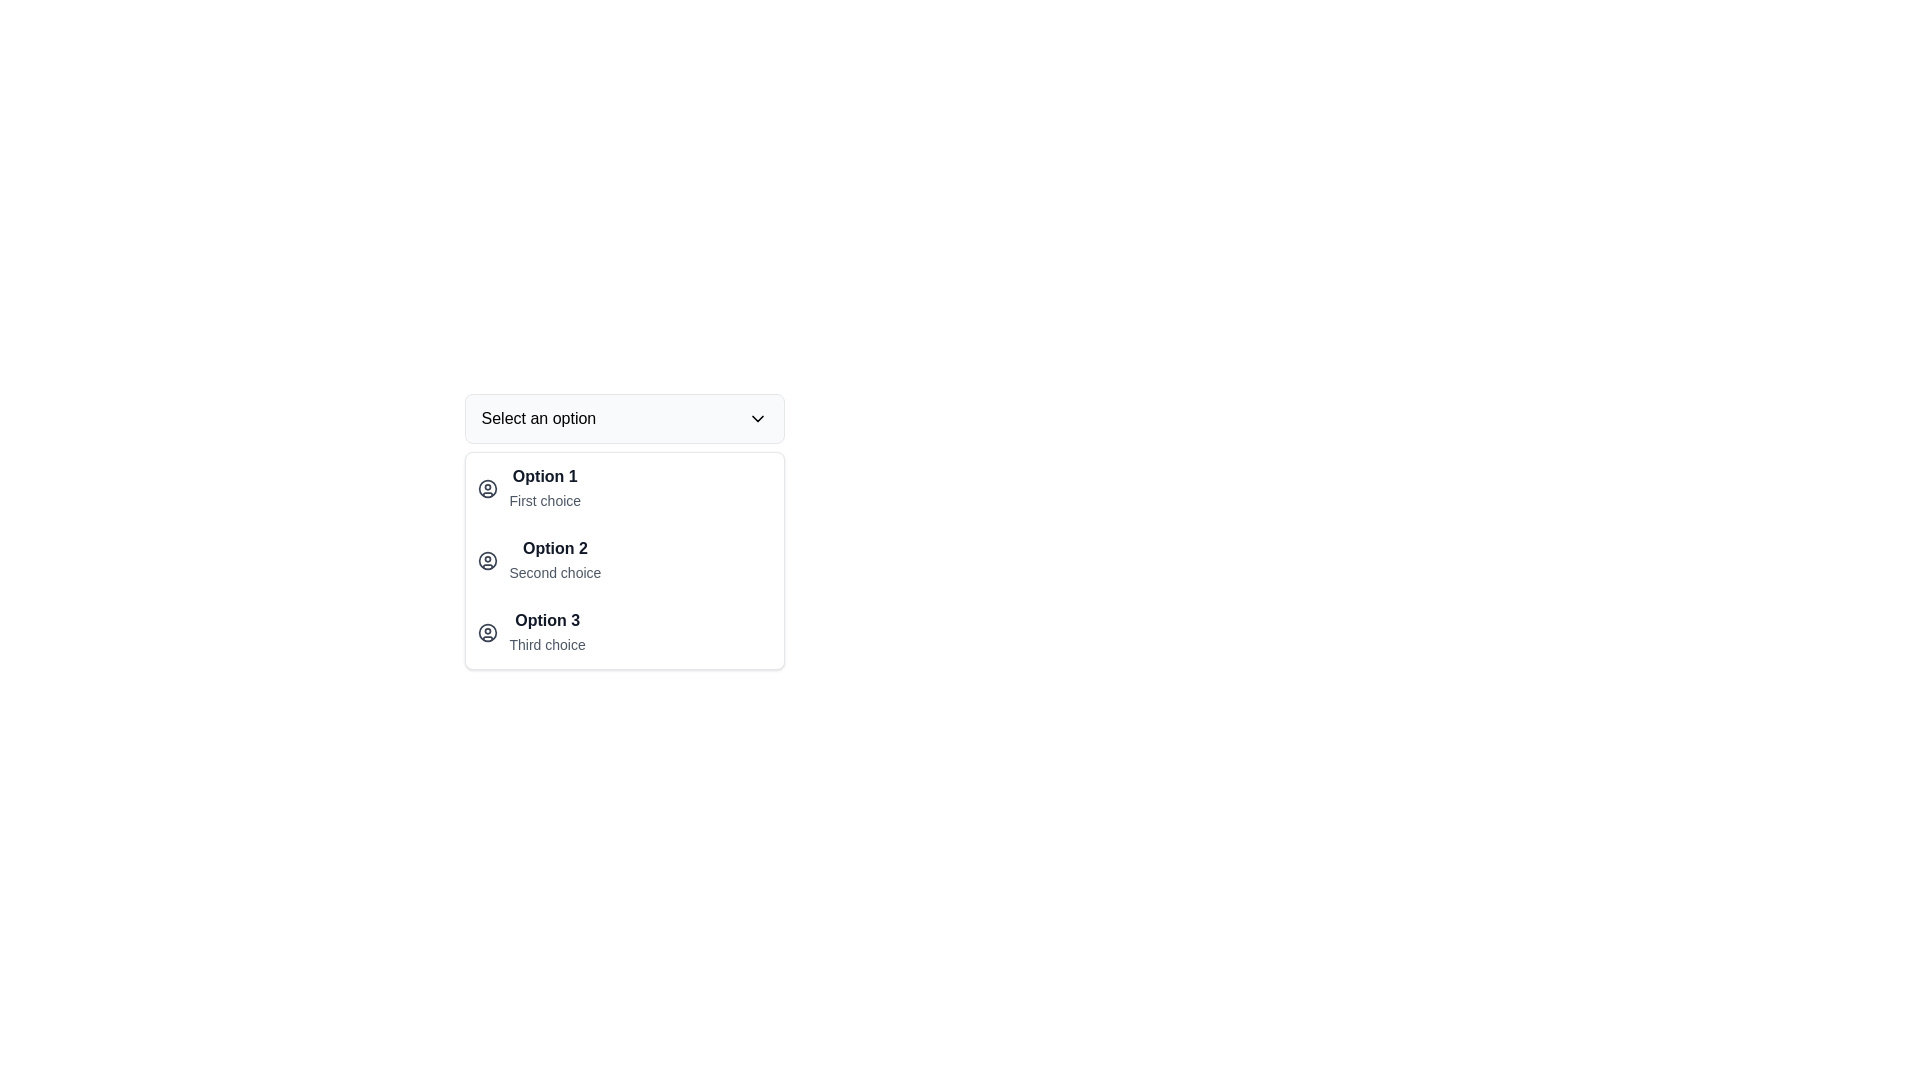  Describe the element at coordinates (545, 500) in the screenshot. I see `the text label displaying 'First choice', which is a subtitle for the first option in the dropdown menu located below 'Option 1'` at that location.